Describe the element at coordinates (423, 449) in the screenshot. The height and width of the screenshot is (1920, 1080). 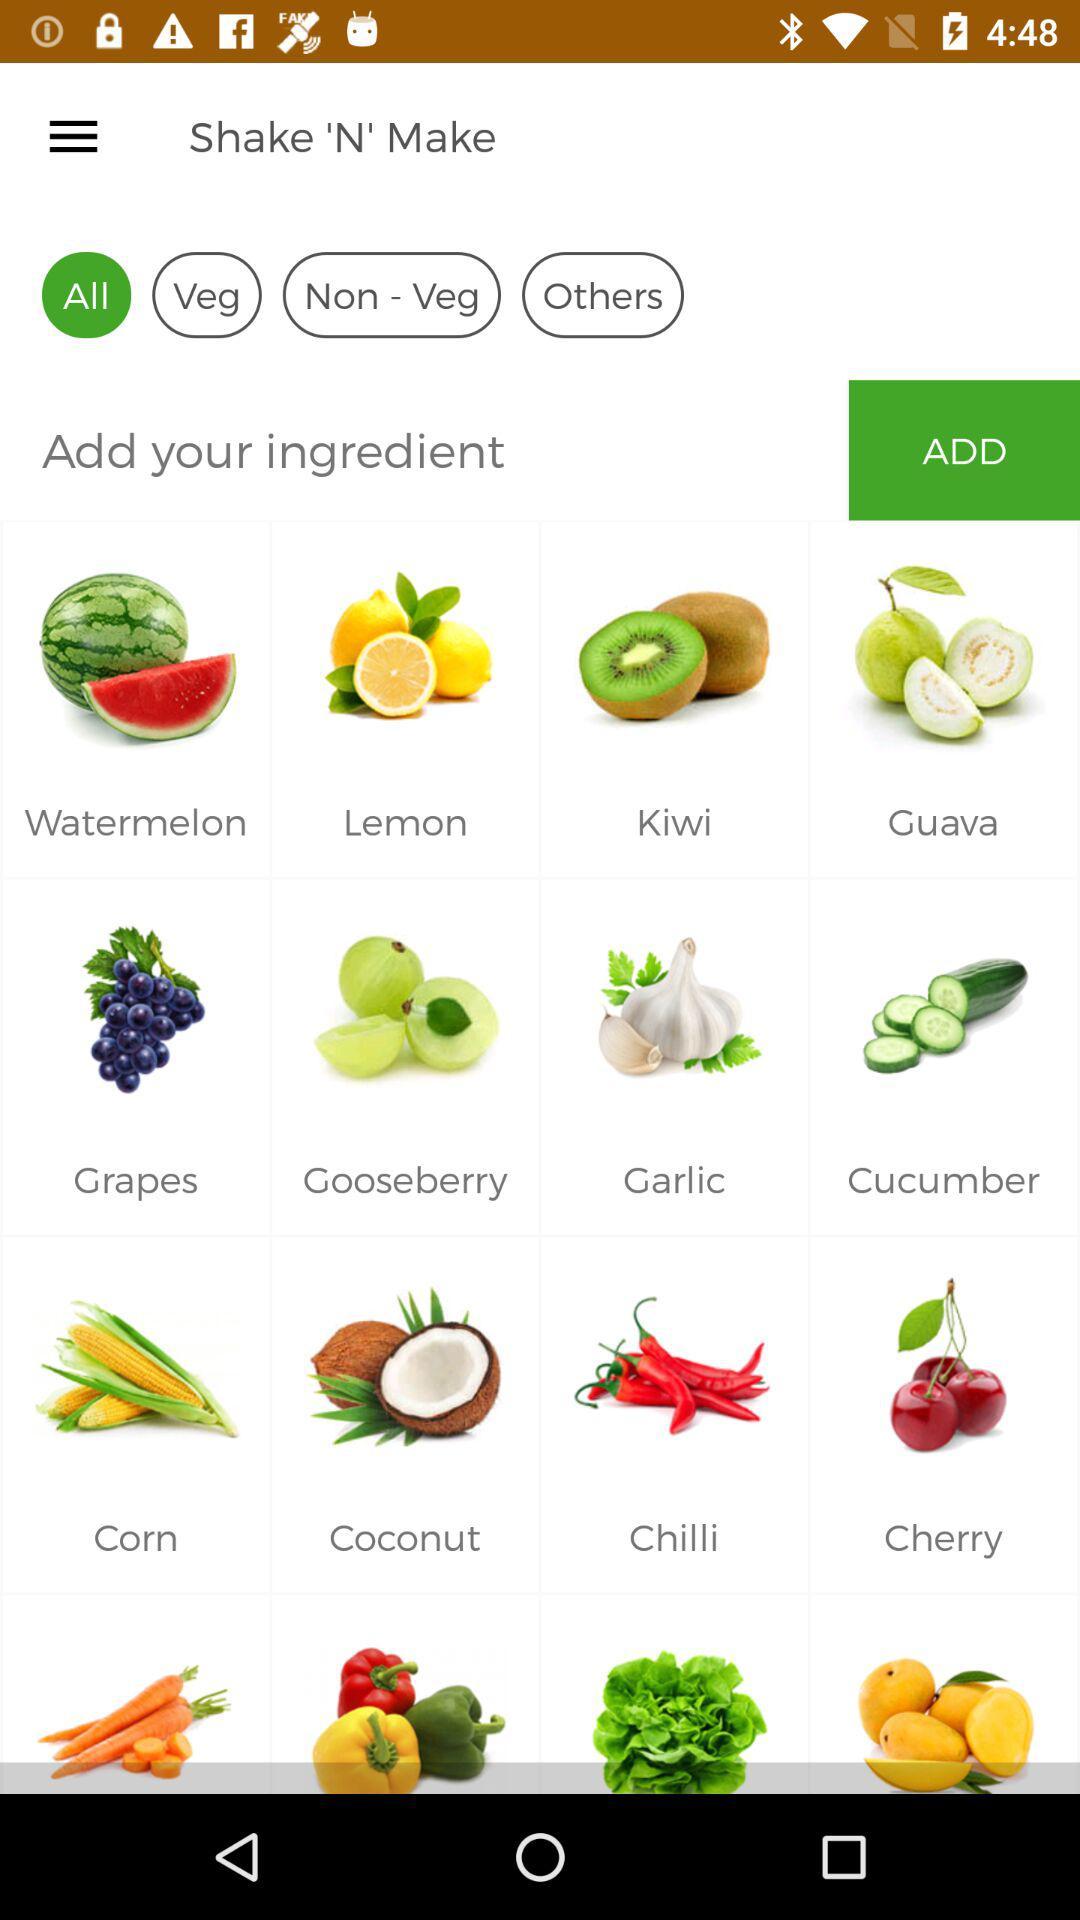
I see `search for ingredient` at that location.